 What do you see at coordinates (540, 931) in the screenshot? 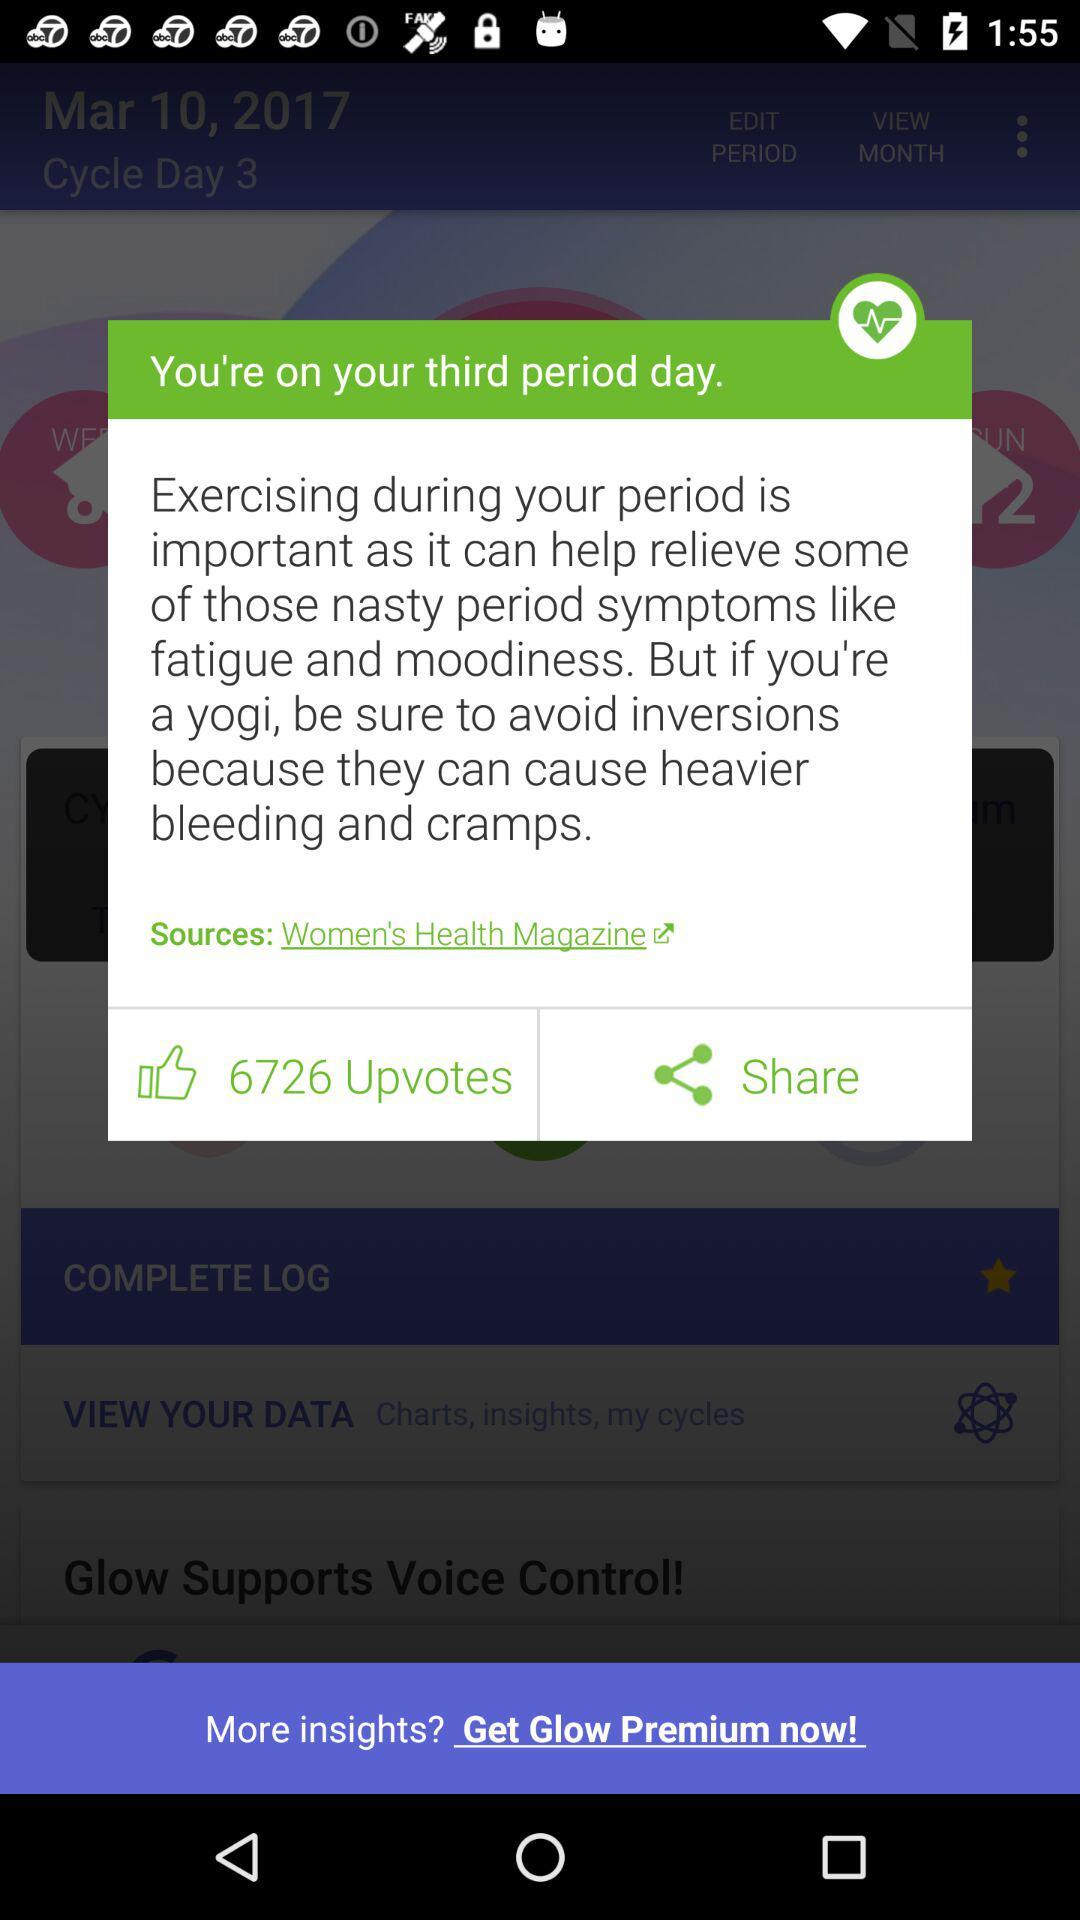
I see `the sources women s` at bounding box center [540, 931].